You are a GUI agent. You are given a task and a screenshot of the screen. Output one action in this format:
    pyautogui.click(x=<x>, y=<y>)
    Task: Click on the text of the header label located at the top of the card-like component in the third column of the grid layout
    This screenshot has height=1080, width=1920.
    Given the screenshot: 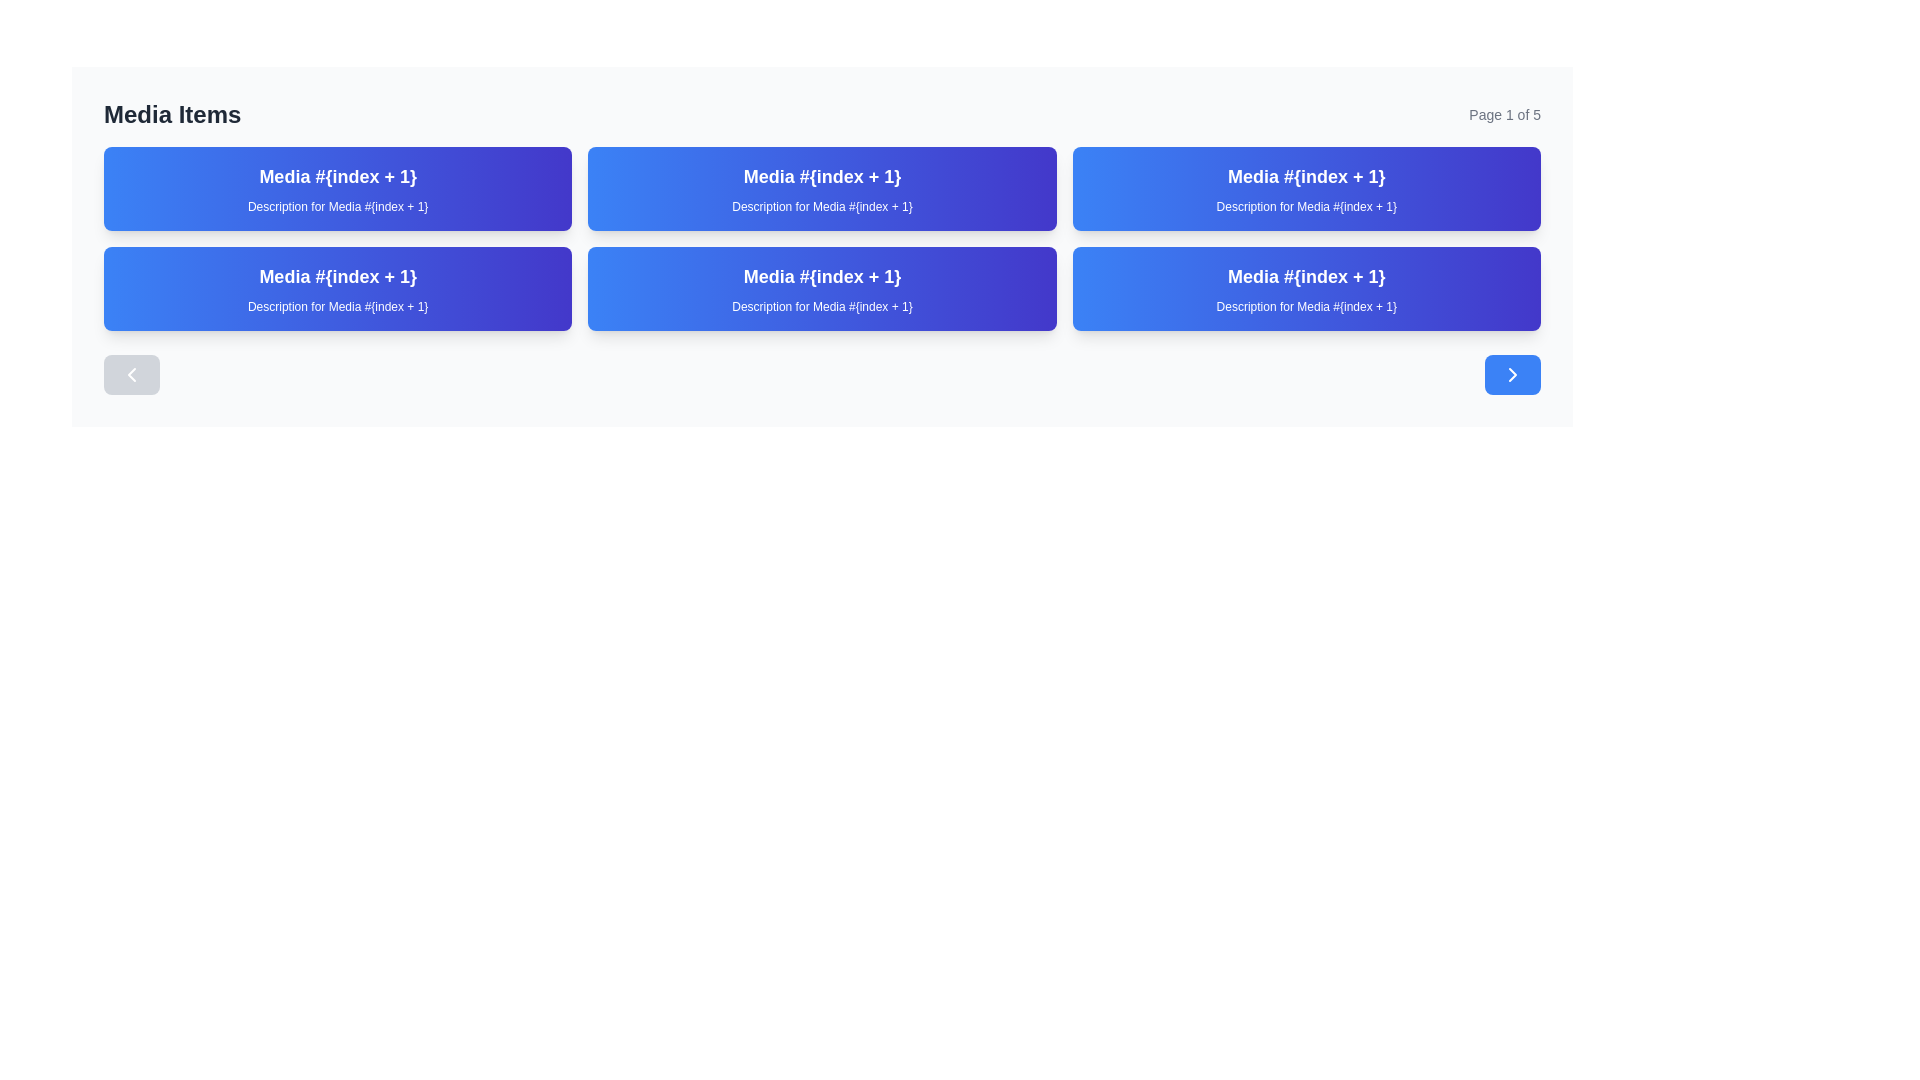 What is the action you would take?
    pyautogui.click(x=1306, y=176)
    